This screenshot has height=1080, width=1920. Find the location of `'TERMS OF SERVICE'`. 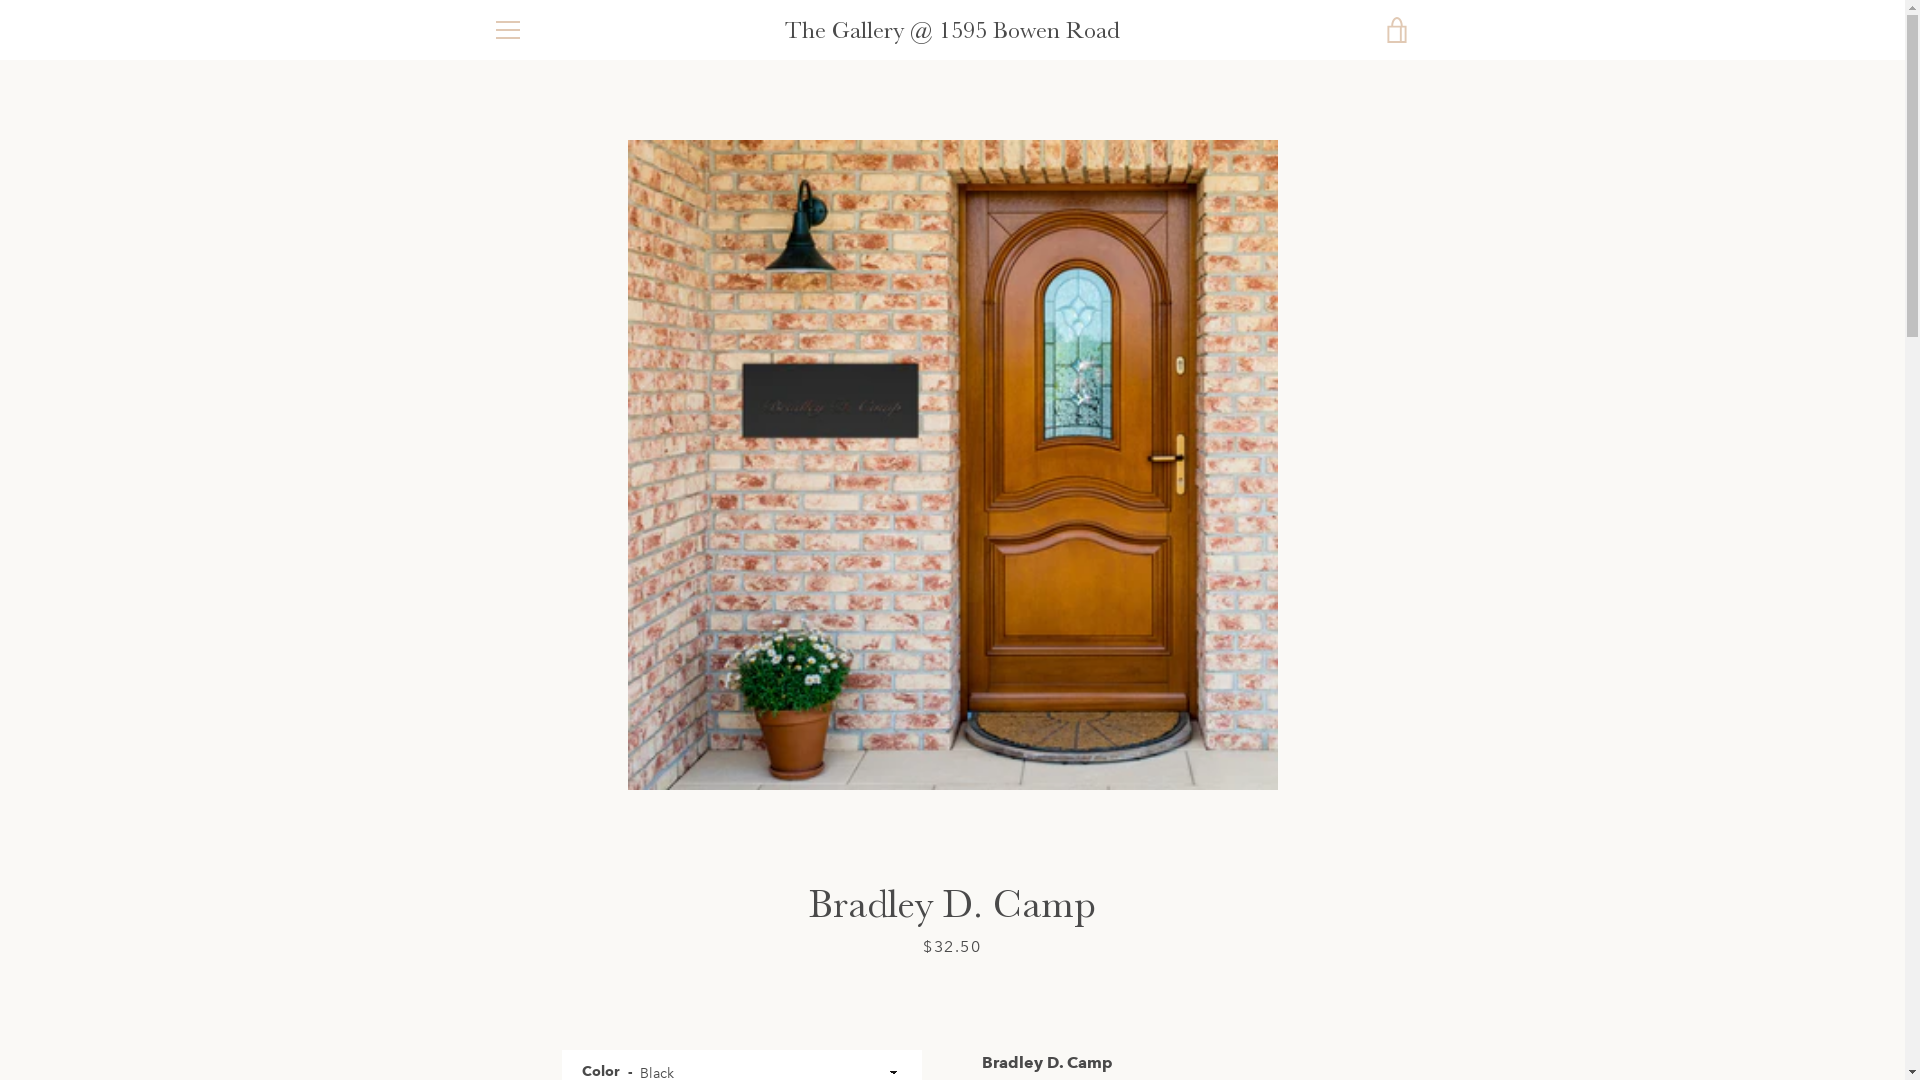

'TERMS OF SERVICE' is located at coordinates (556, 860).